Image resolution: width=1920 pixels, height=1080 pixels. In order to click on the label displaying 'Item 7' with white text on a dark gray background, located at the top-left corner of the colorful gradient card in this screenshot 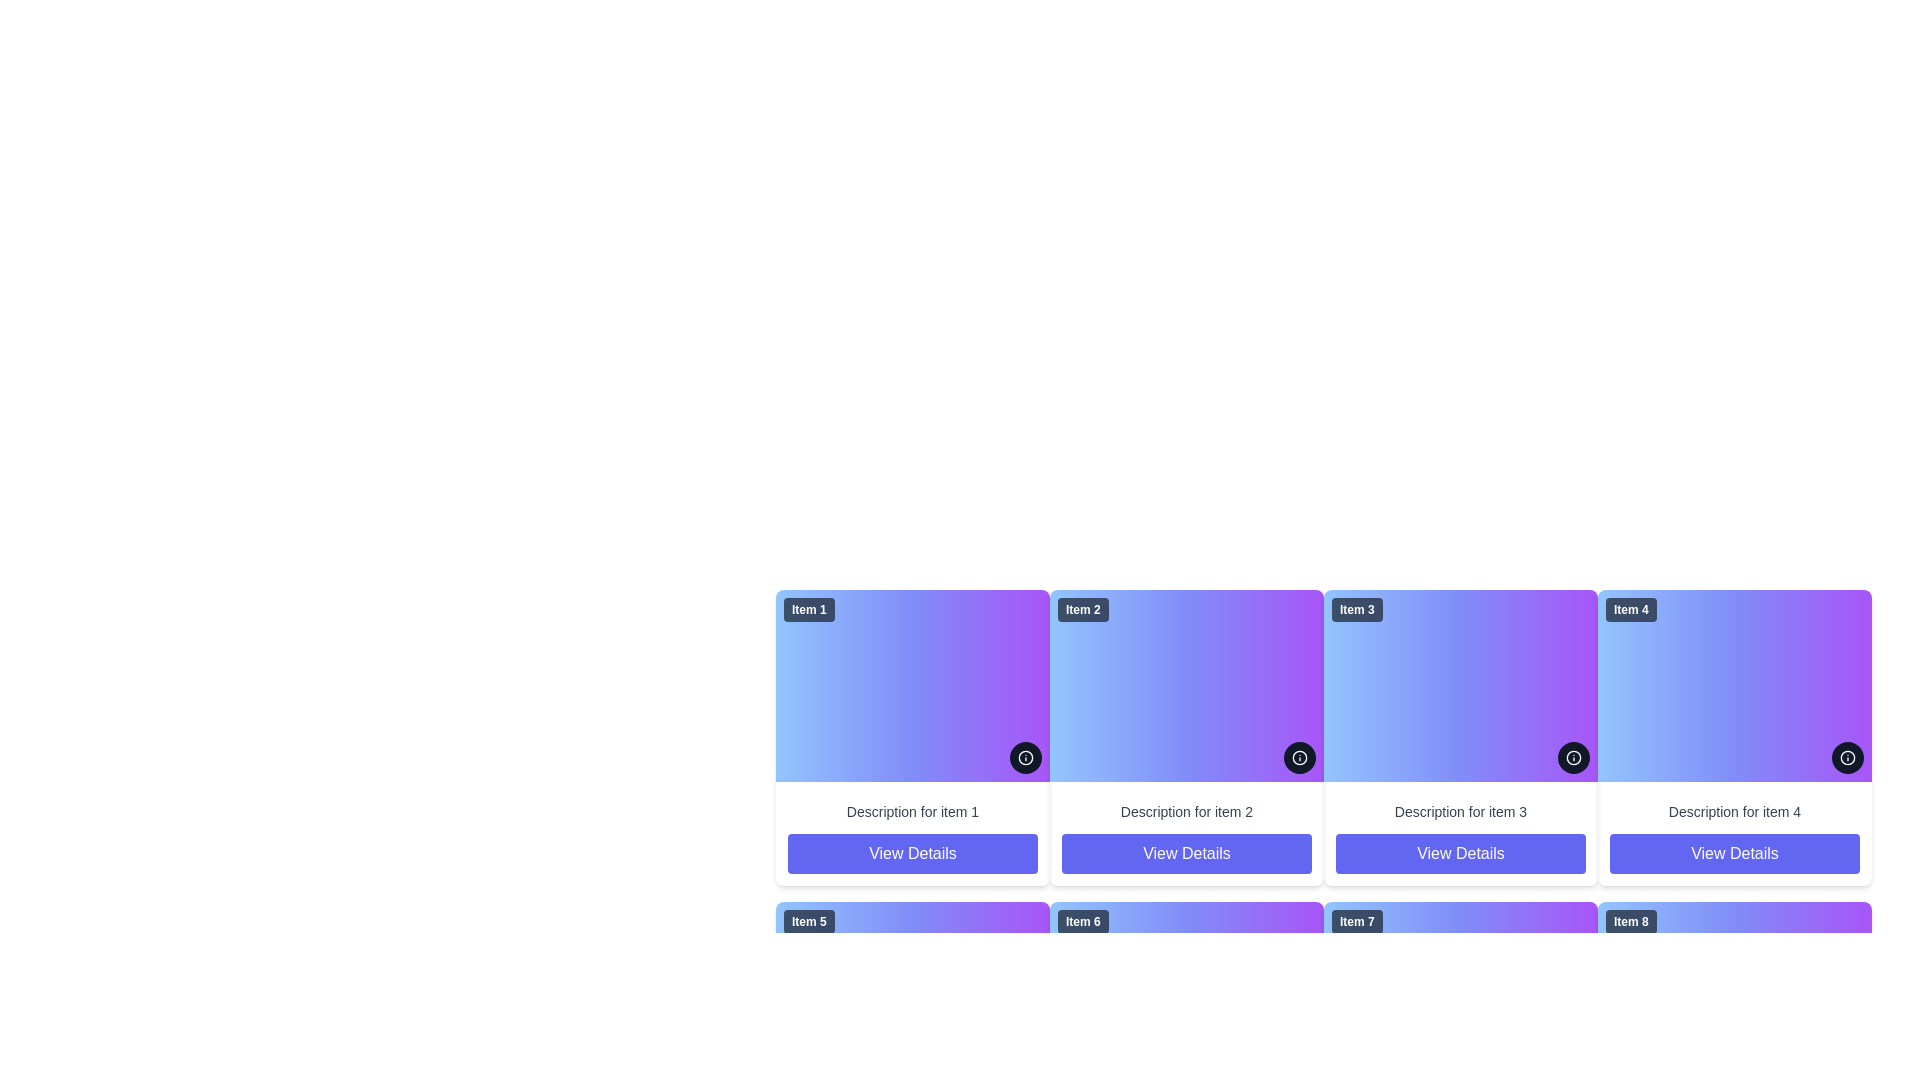, I will do `click(1357, 921)`.